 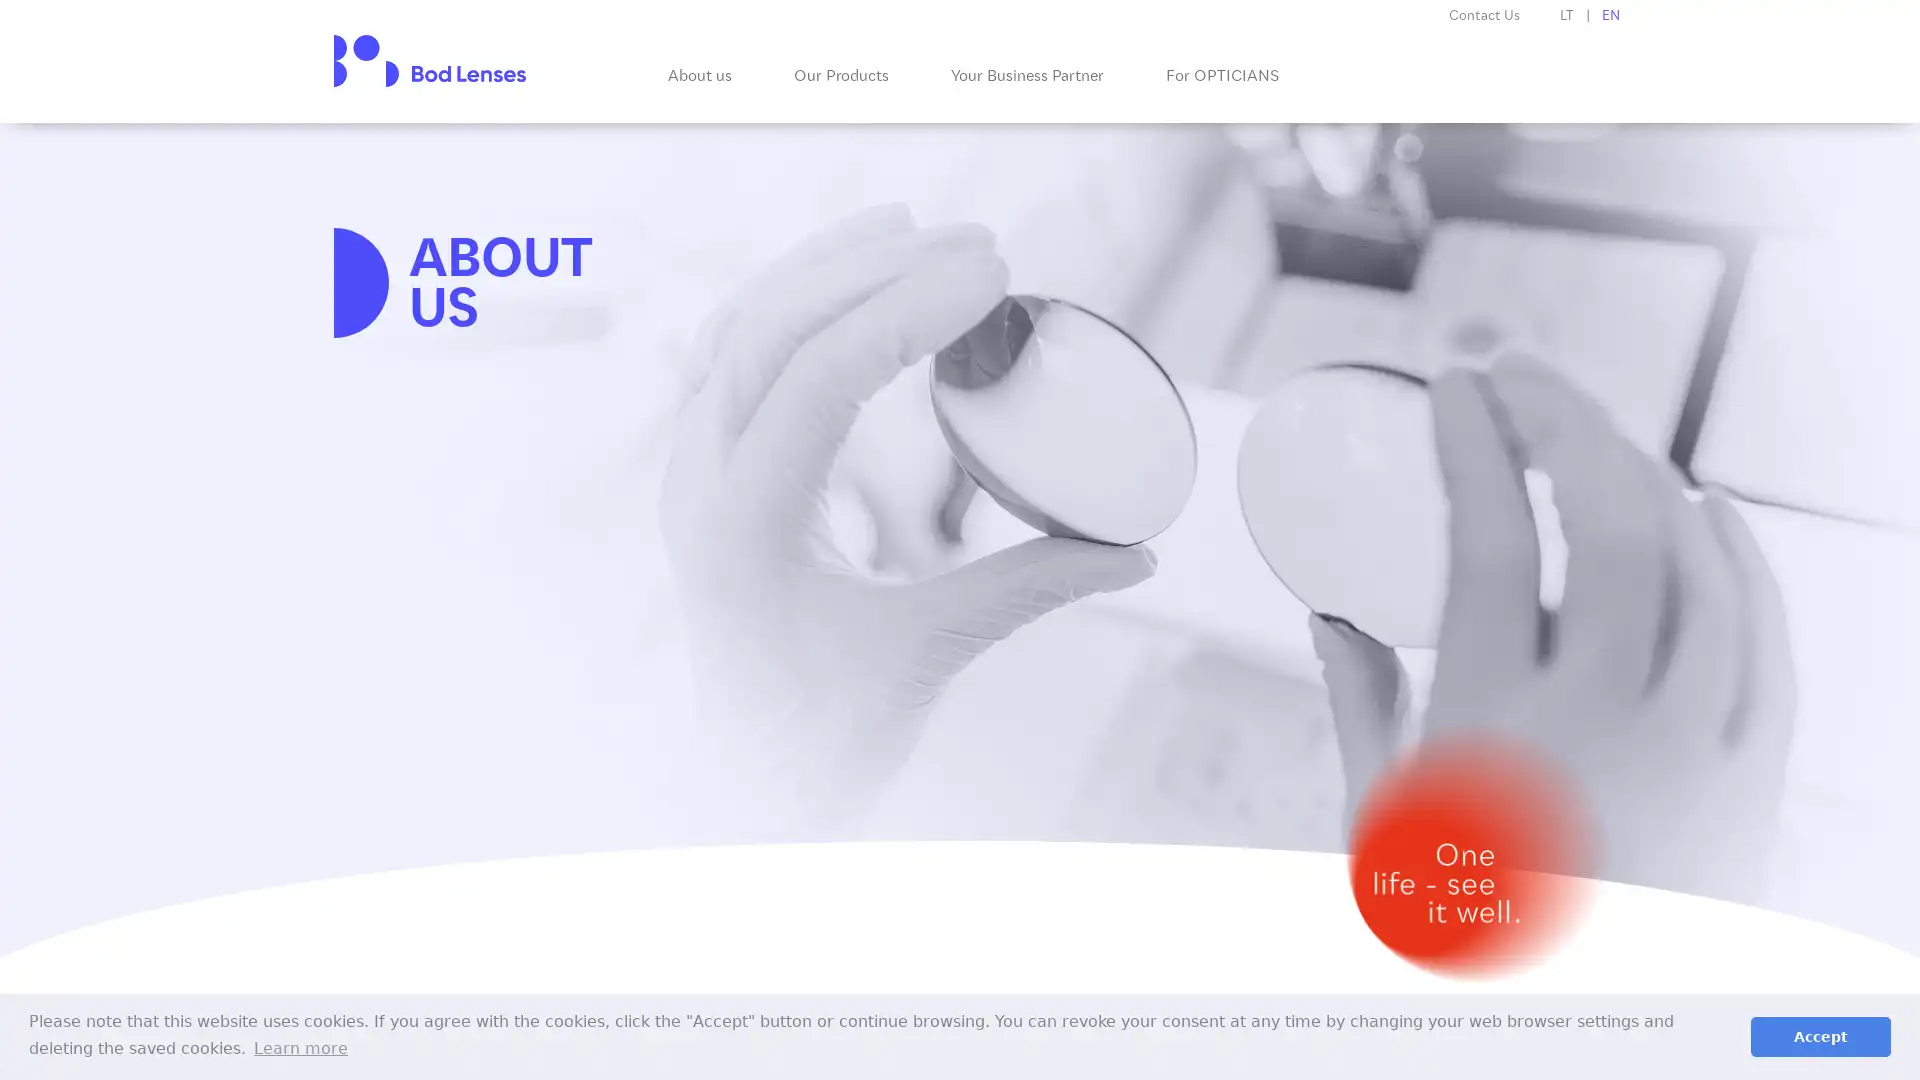 What do you see at coordinates (1820, 1035) in the screenshot?
I see `dismiss cookie message` at bounding box center [1820, 1035].